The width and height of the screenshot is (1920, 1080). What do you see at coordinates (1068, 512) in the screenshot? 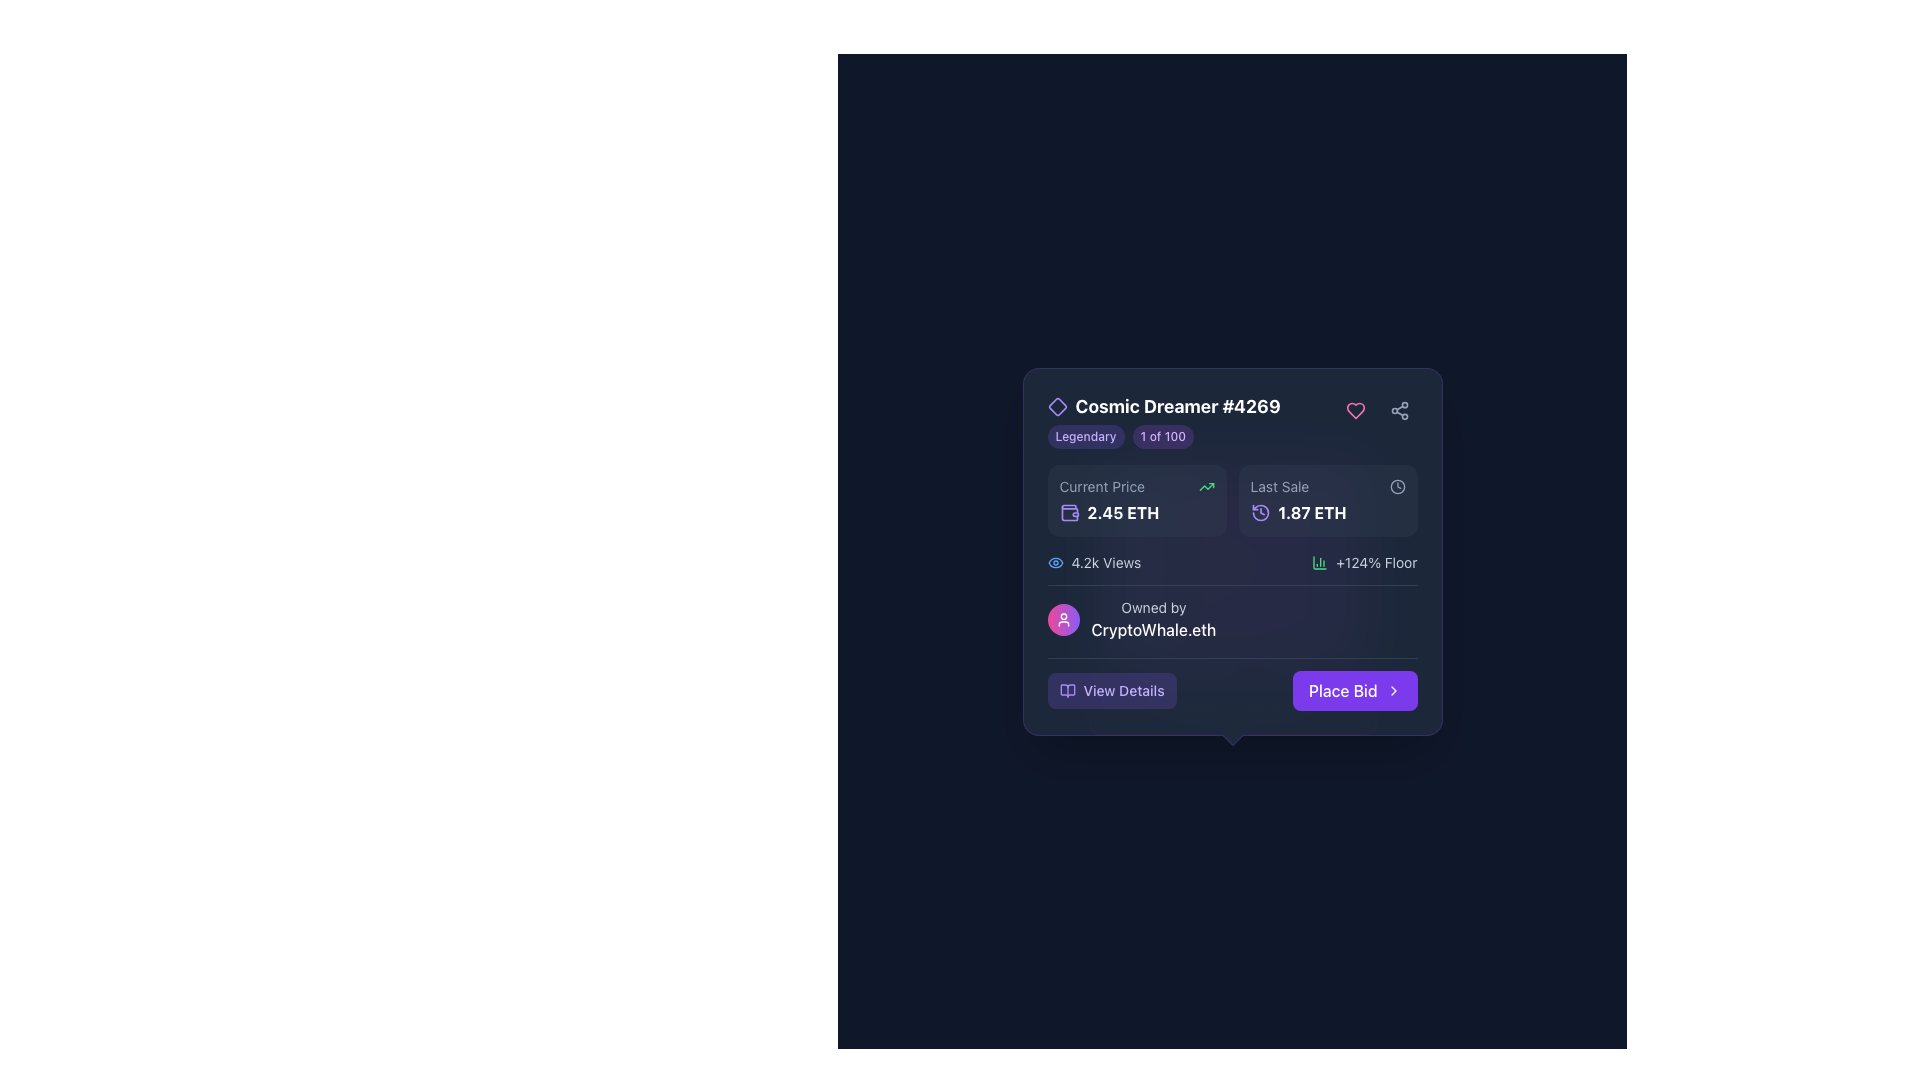
I see `the wallet icon with a violet outline, positioned to the left of the text '2.45 ETH' in the upper left section of the card-like component` at bounding box center [1068, 512].